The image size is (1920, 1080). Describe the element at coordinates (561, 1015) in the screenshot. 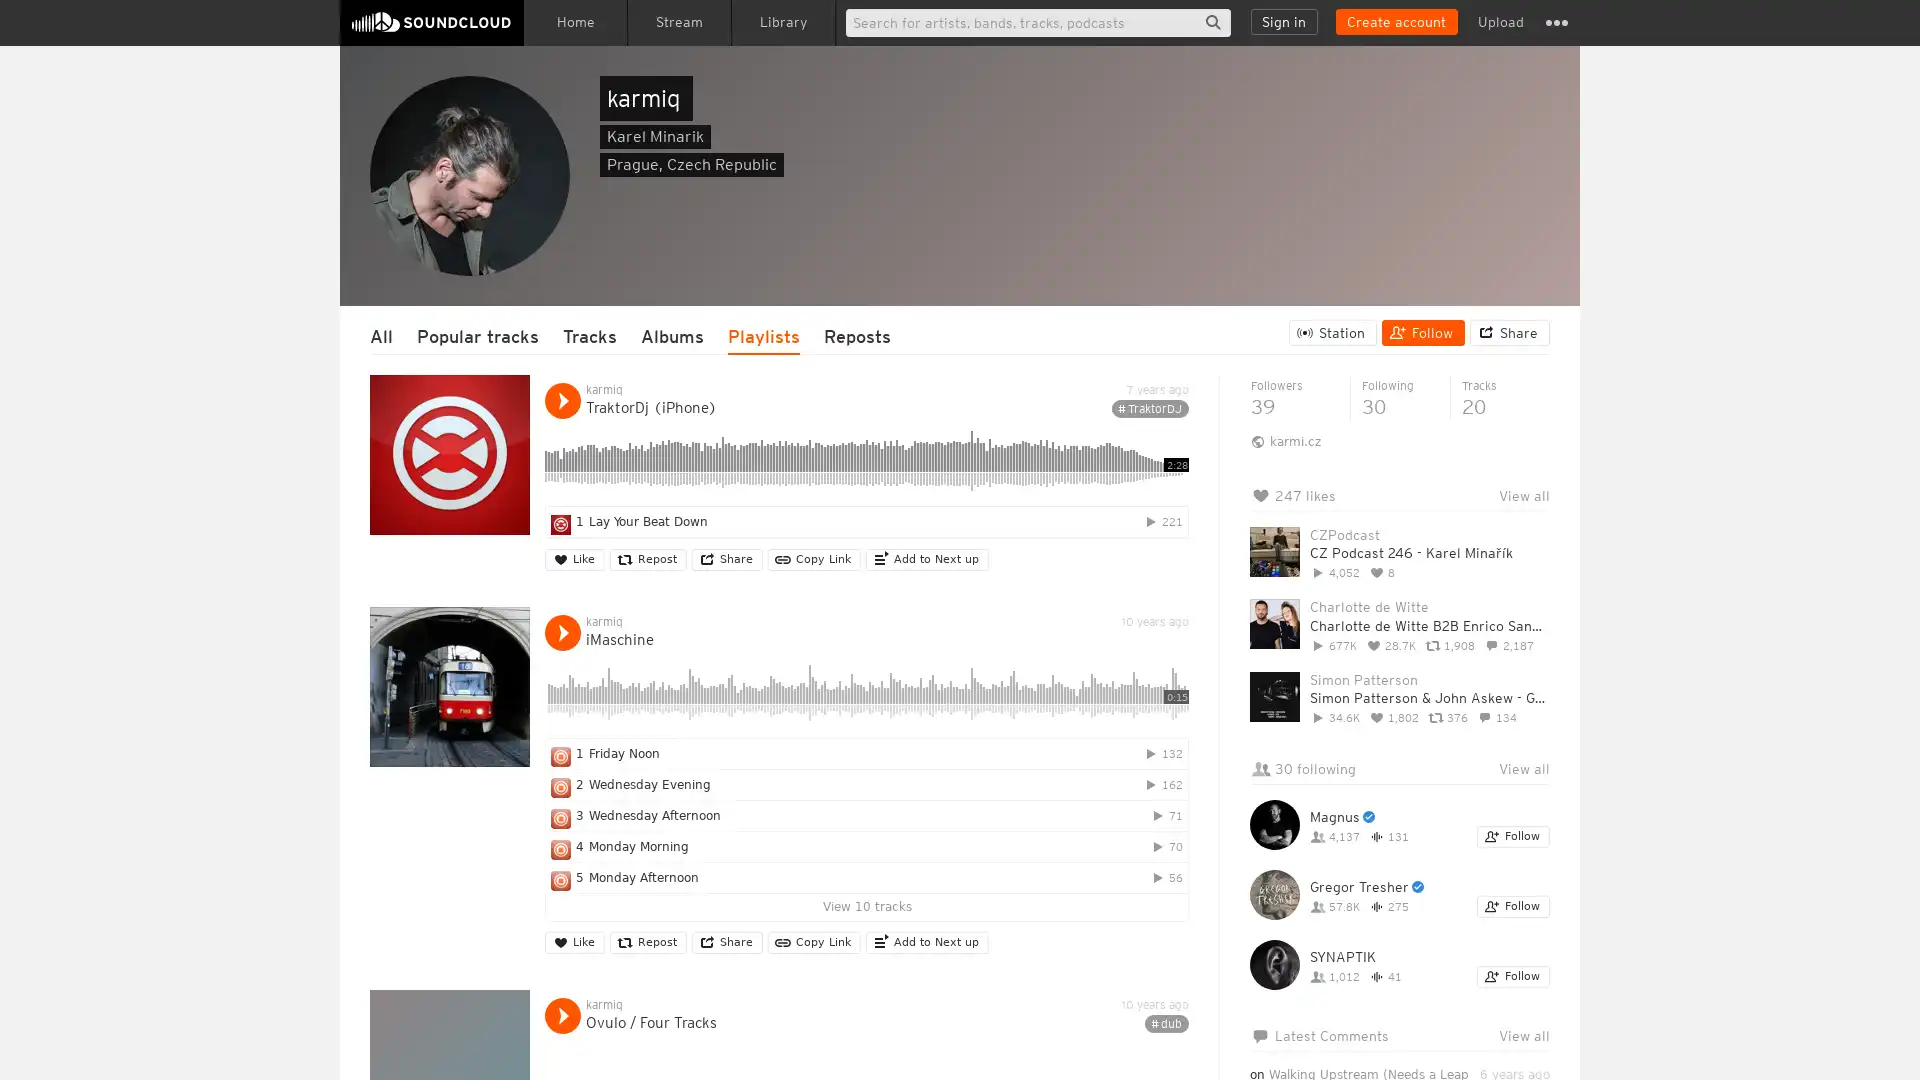

I see `Play` at that location.